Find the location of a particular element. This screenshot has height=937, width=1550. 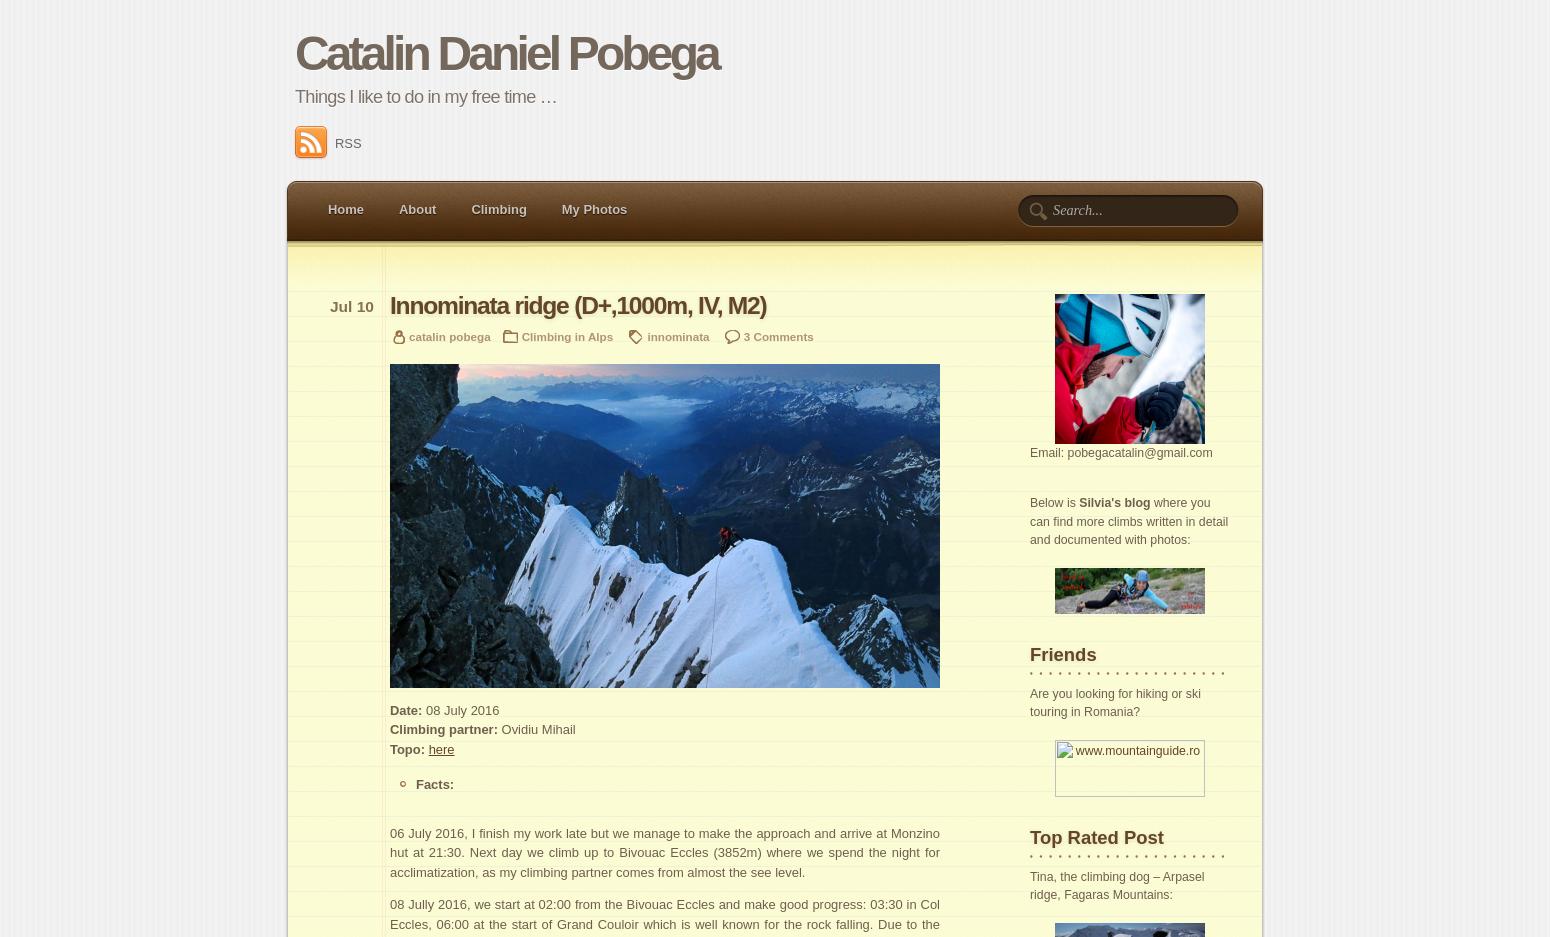

'Climbing' is located at coordinates (497, 209).